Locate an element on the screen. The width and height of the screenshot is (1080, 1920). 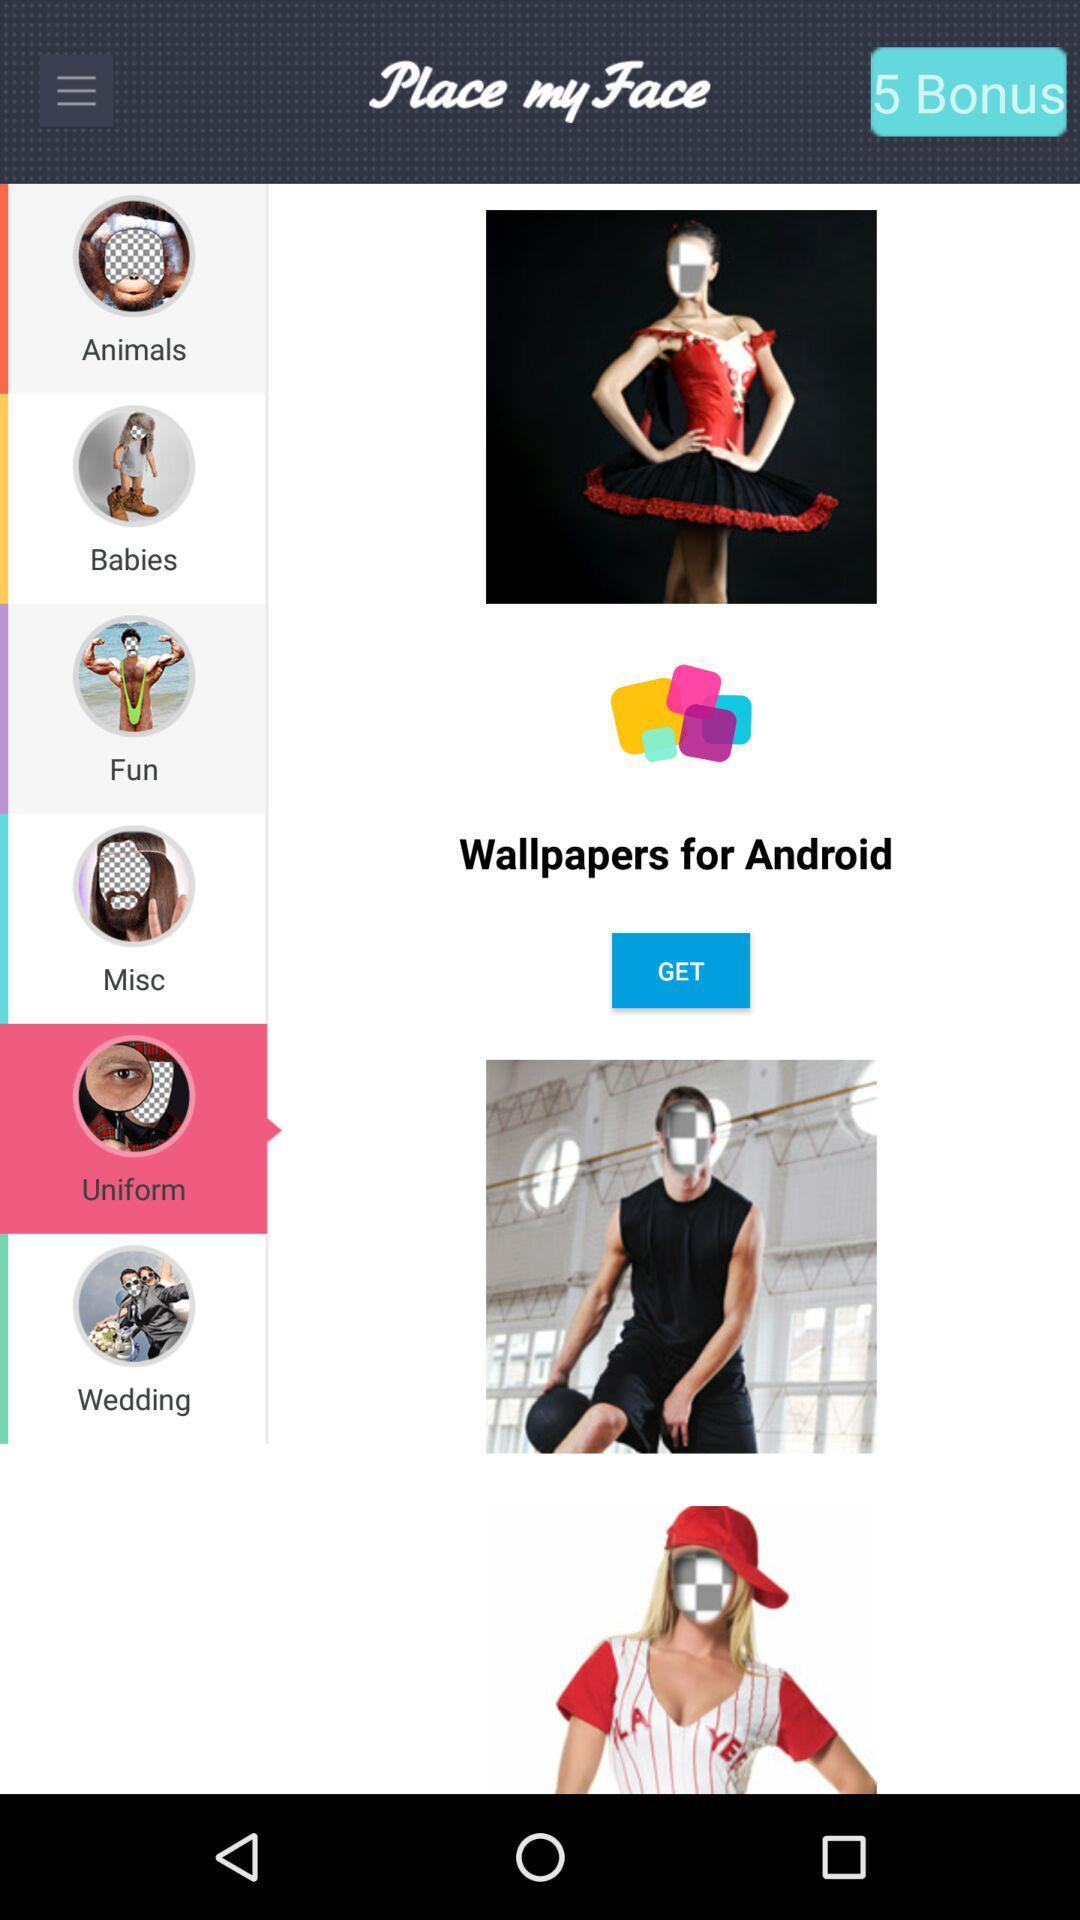
menu is located at coordinates (75, 90).